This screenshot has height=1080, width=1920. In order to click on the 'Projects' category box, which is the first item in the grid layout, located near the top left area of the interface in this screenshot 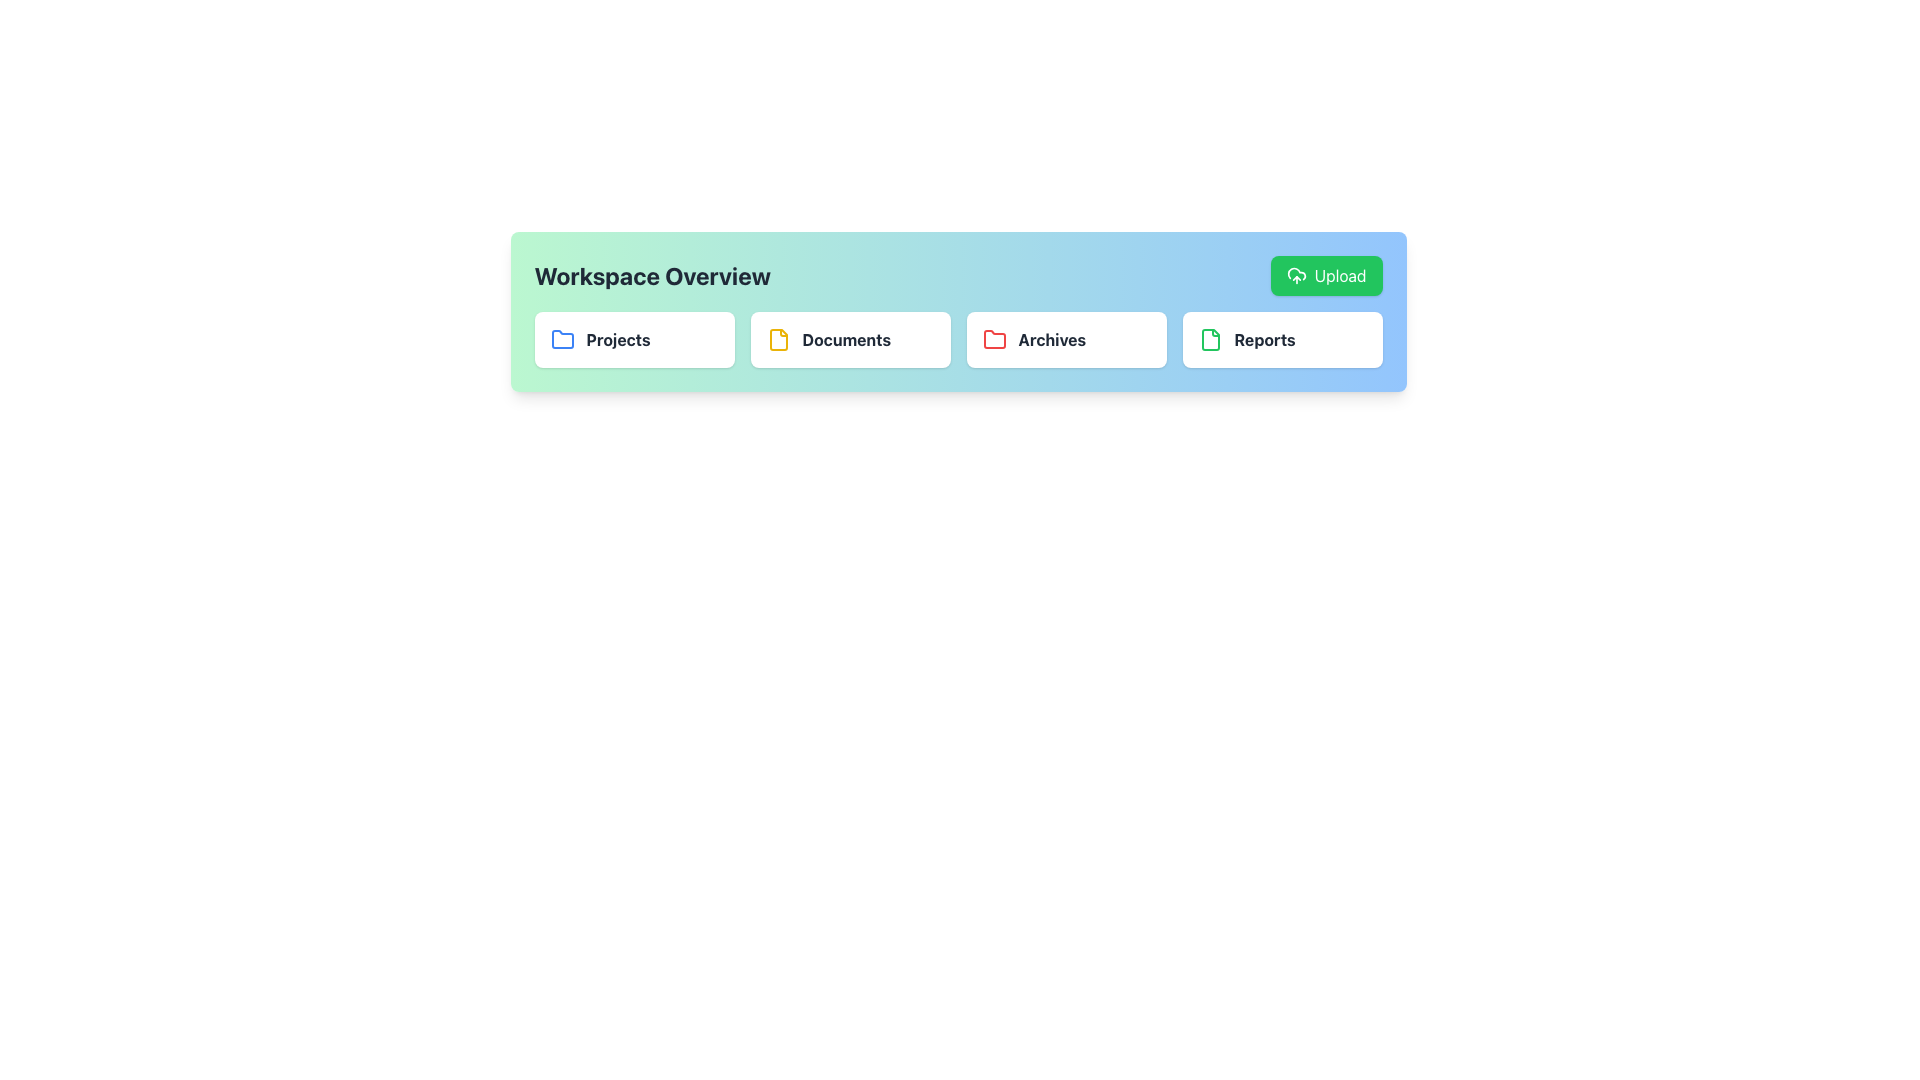, I will do `click(633, 338)`.